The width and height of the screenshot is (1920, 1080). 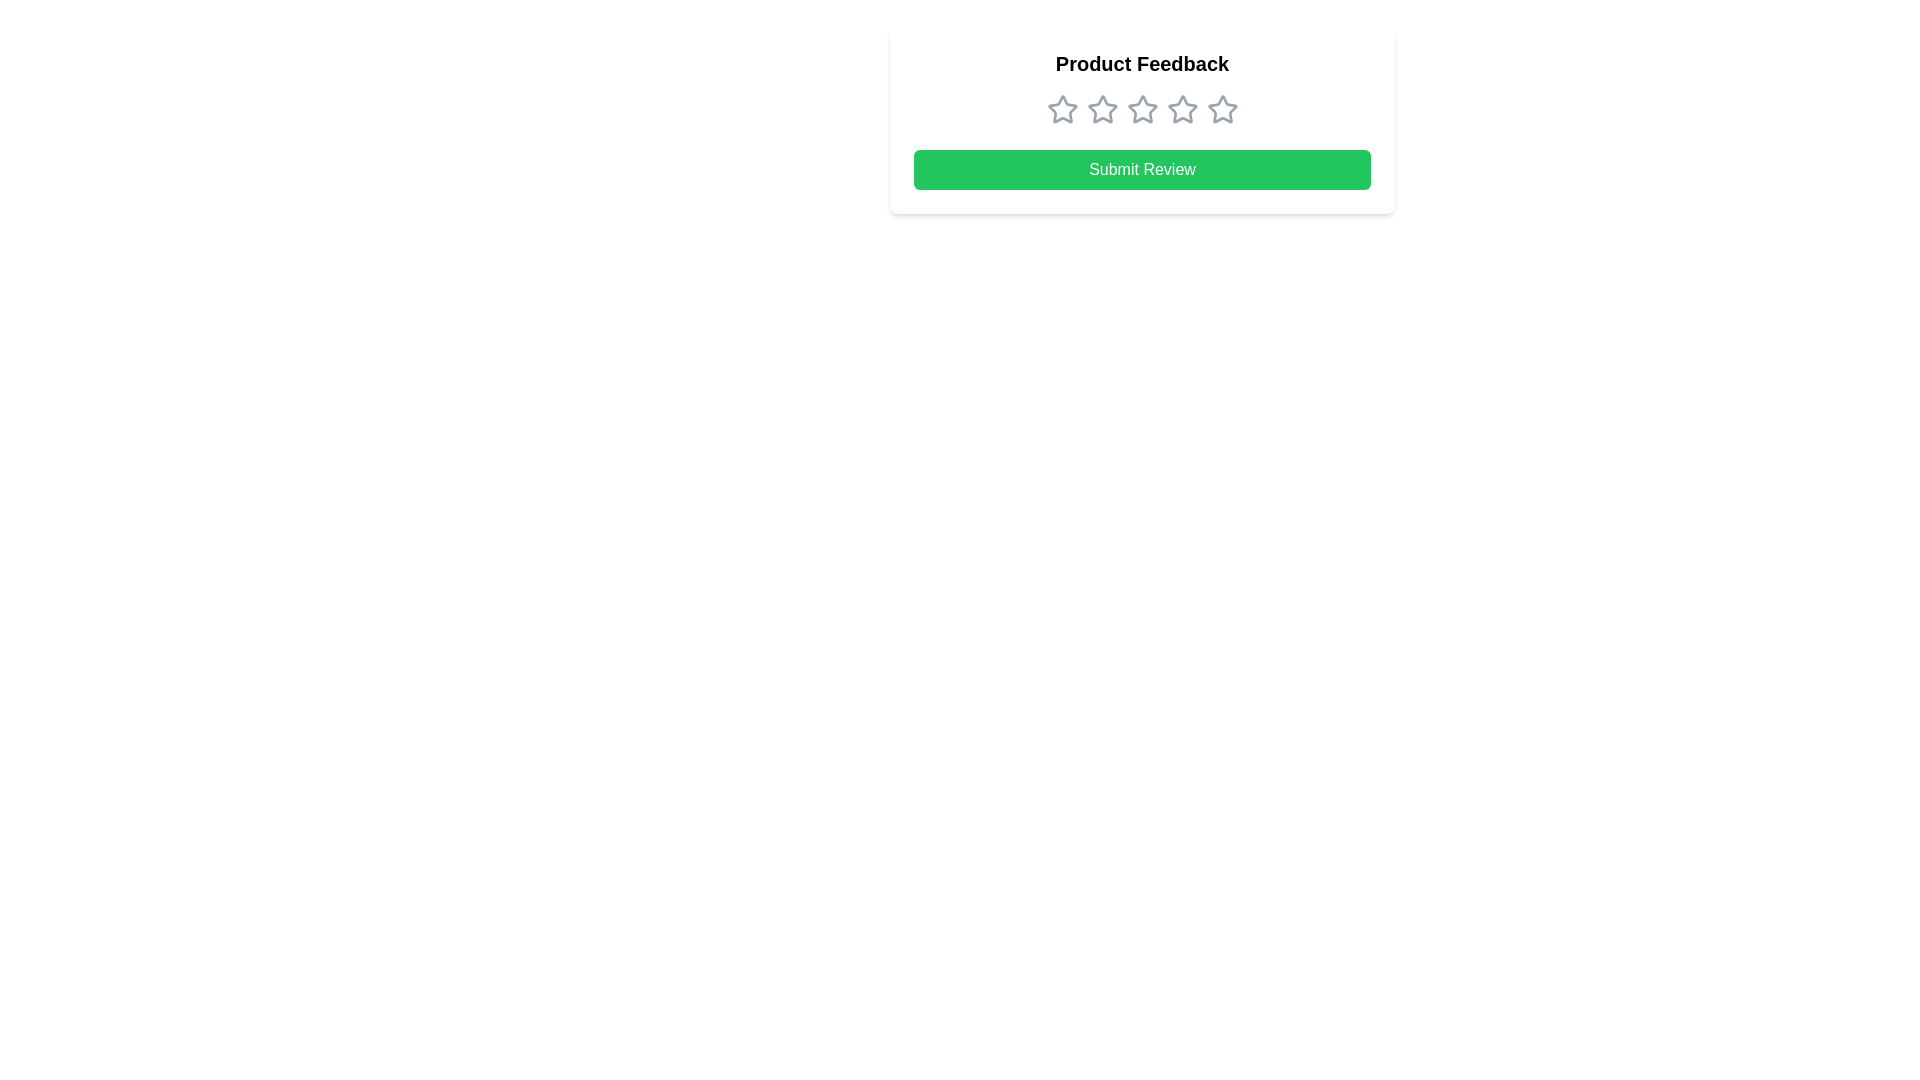 I want to click on the first star in the star rating icon below the 'Product Feedback' title, so click(x=1061, y=110).